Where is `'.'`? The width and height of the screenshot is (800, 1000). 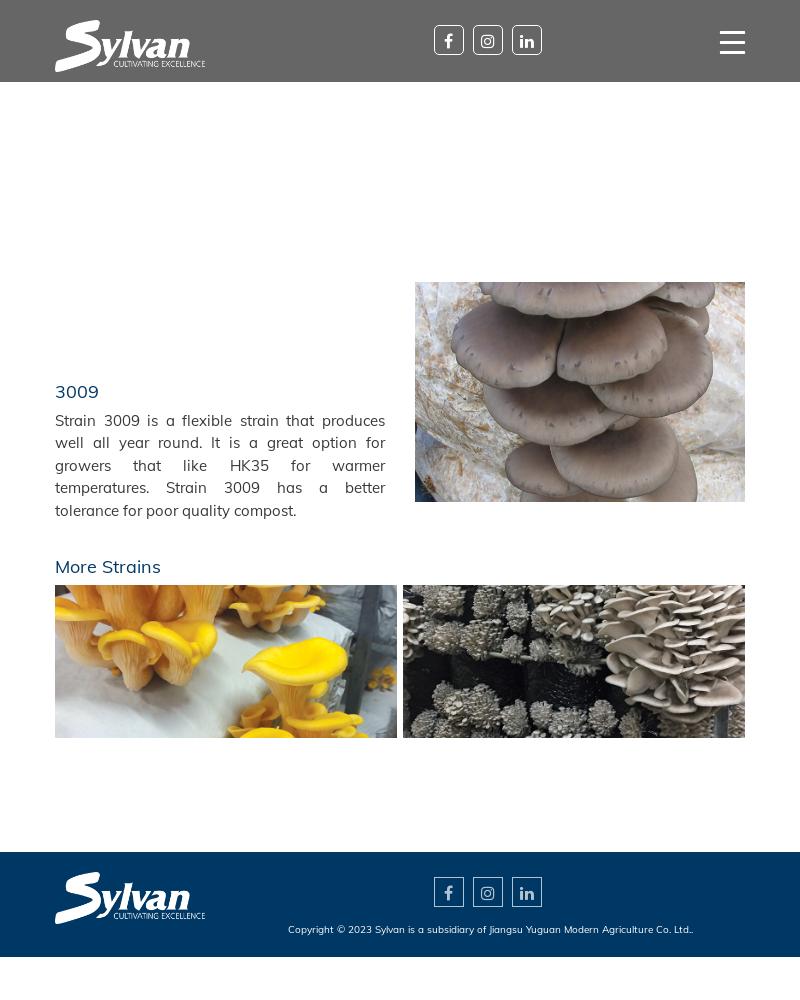
'.' is located at coordinates (691, 928).